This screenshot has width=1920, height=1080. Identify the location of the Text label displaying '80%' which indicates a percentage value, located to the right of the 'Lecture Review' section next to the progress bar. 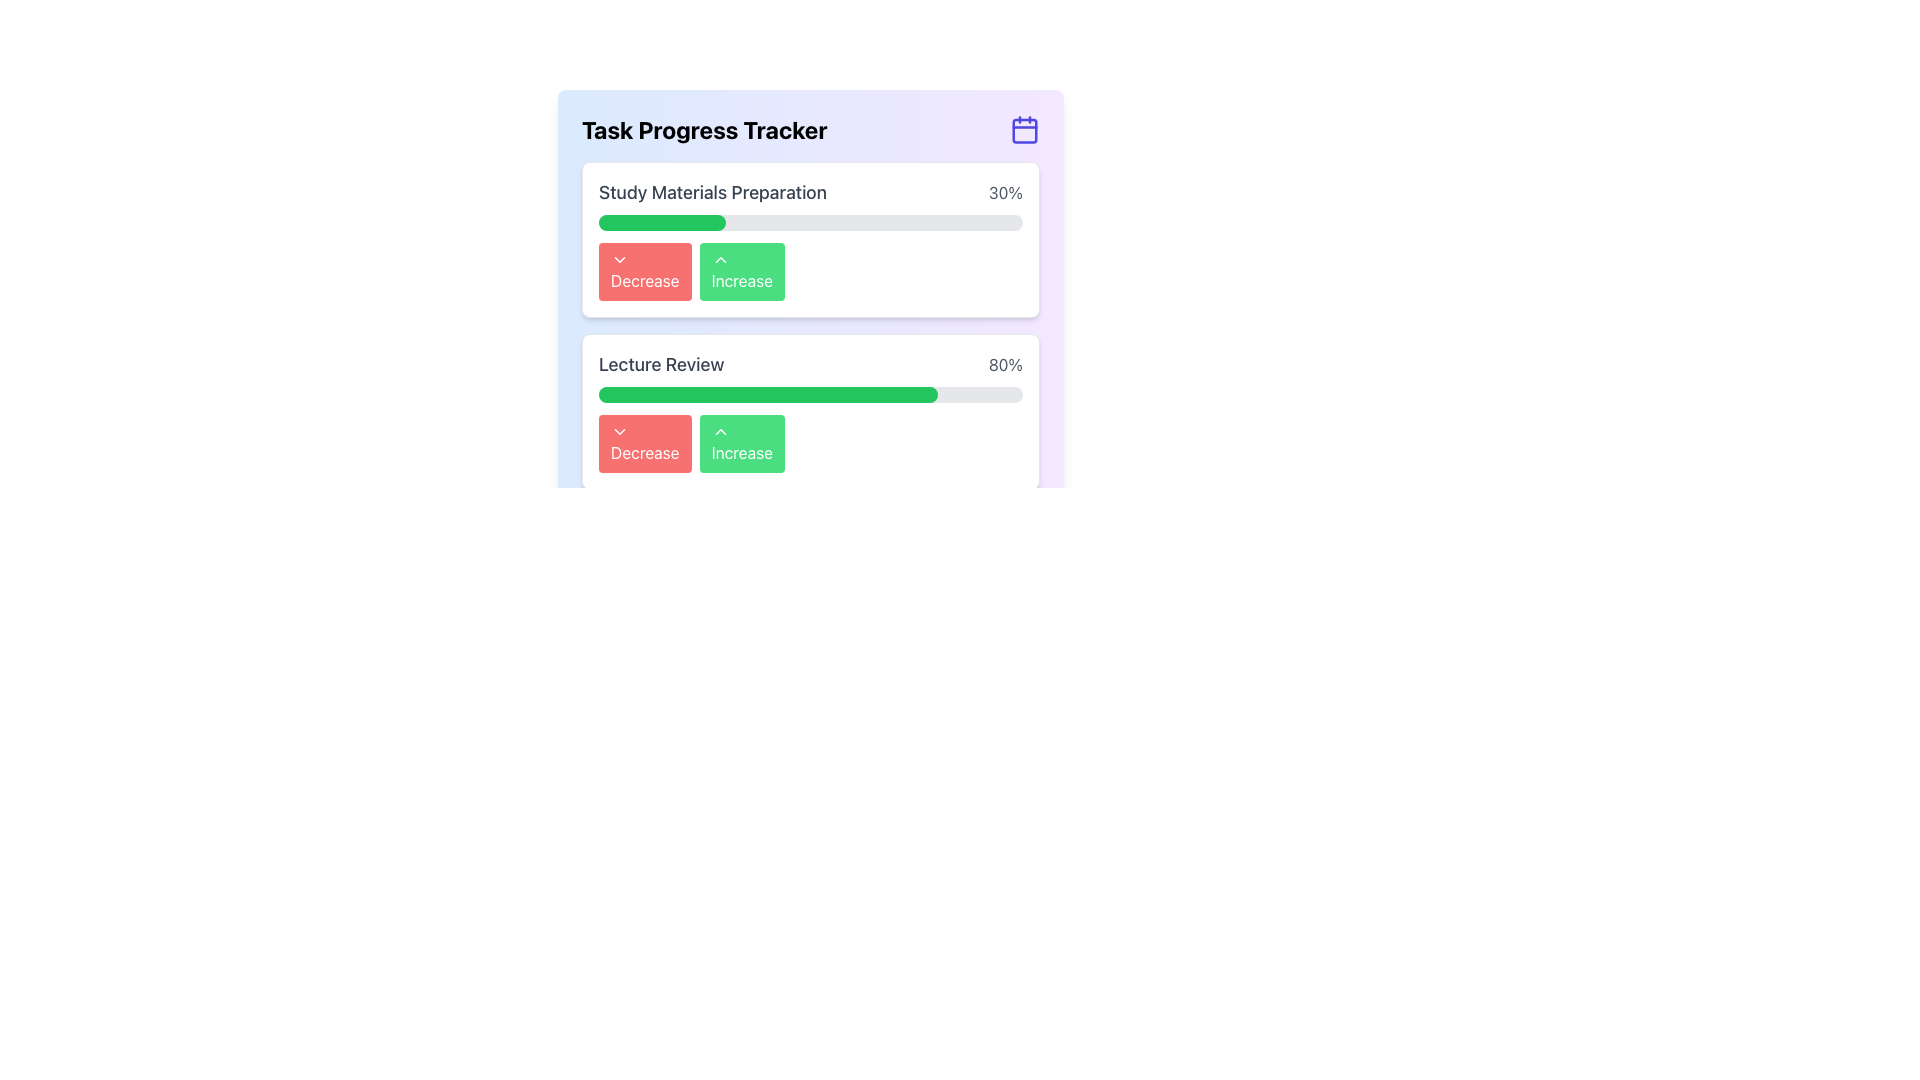
(1005, 365).